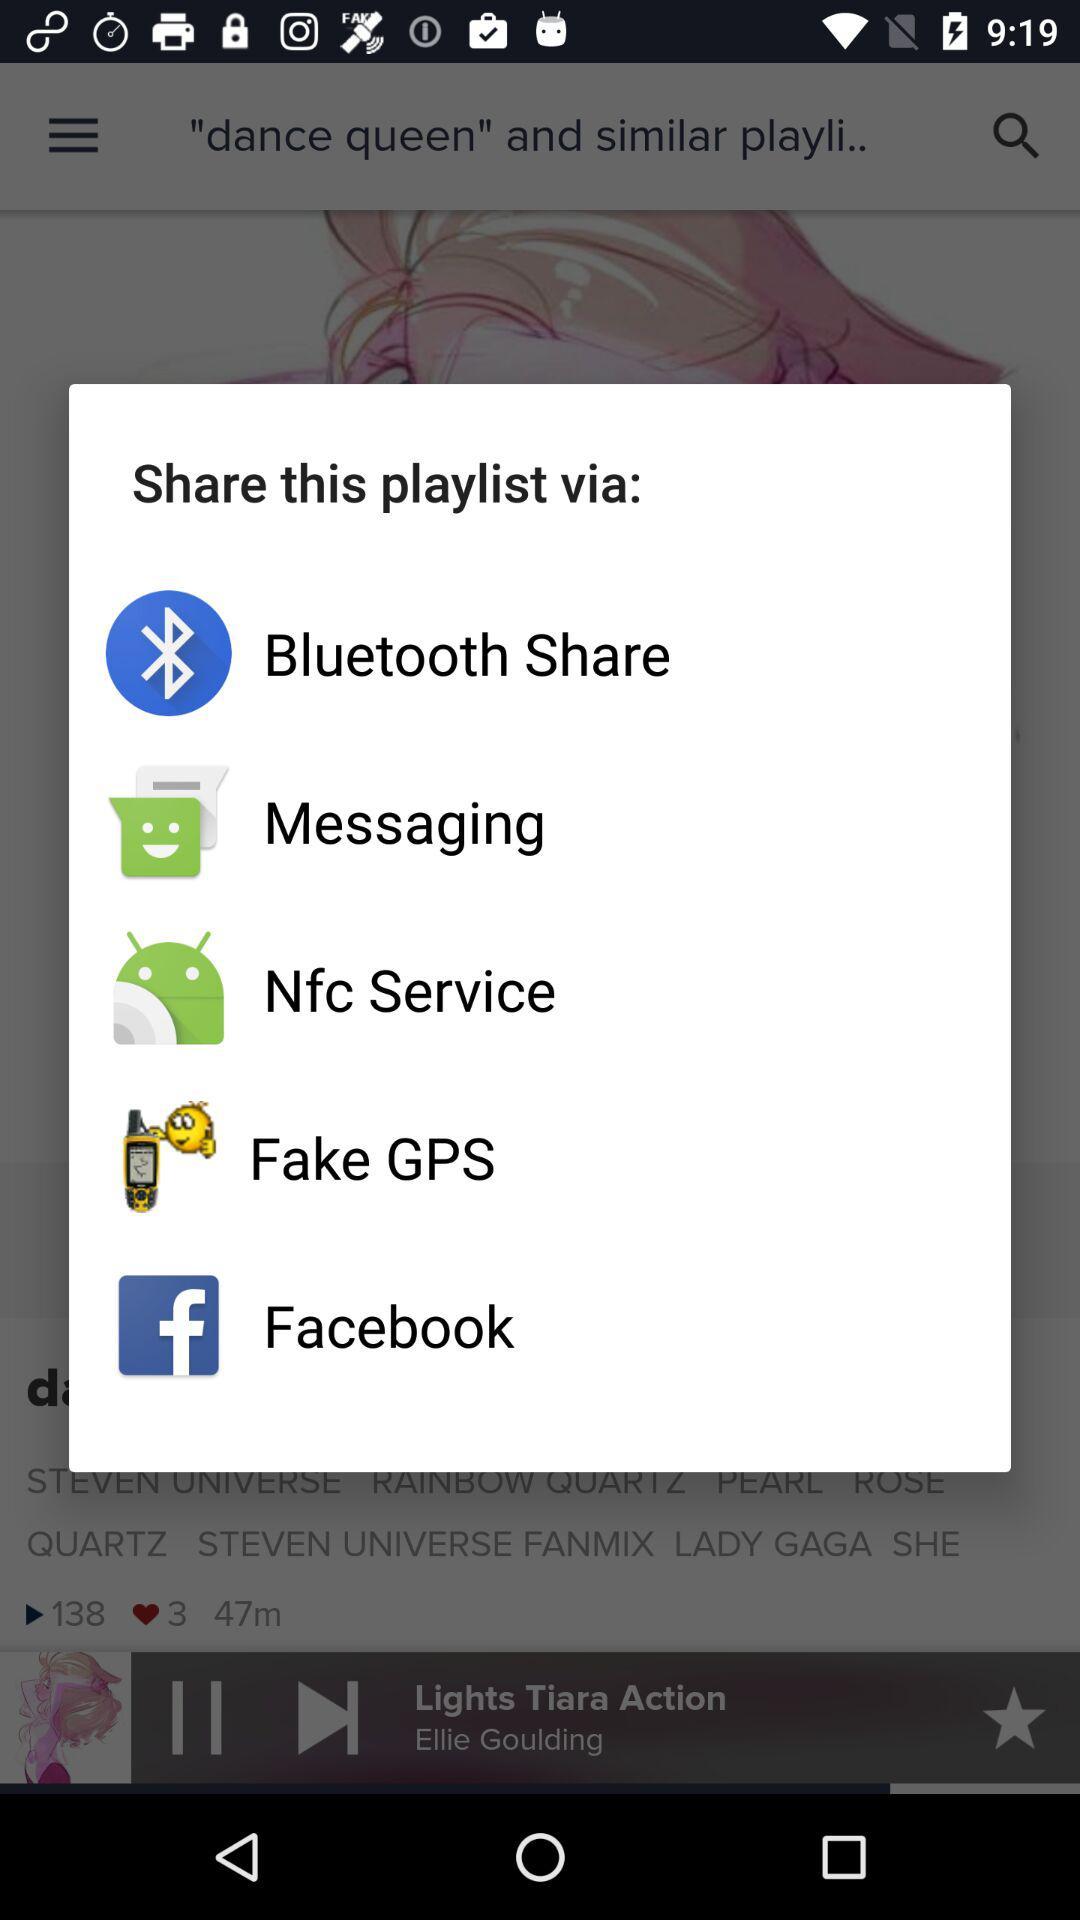 The width and height of the screenshot is (1080, 1920). What do you see at coordinates (540, 821) in the screenshot?
I see `icon below bluetooth share icon` at bounding box center [540, 821].